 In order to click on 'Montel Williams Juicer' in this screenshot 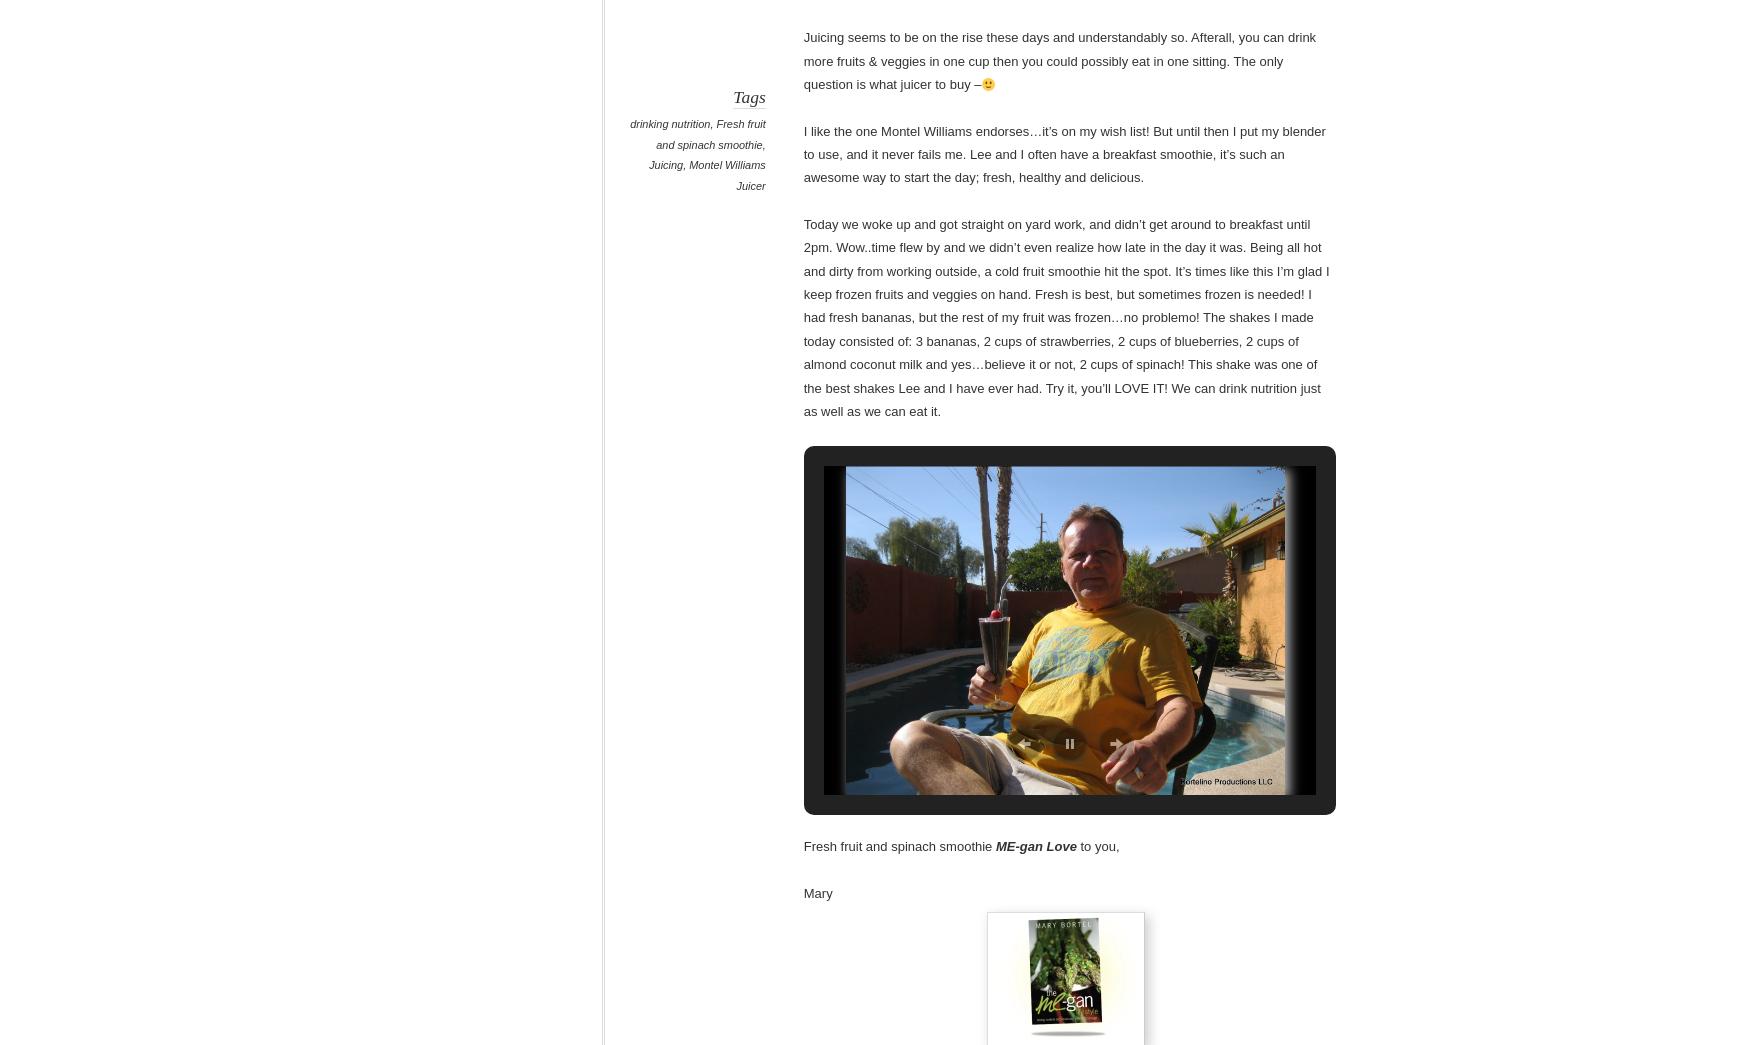, I will do `click(726, 175)`.